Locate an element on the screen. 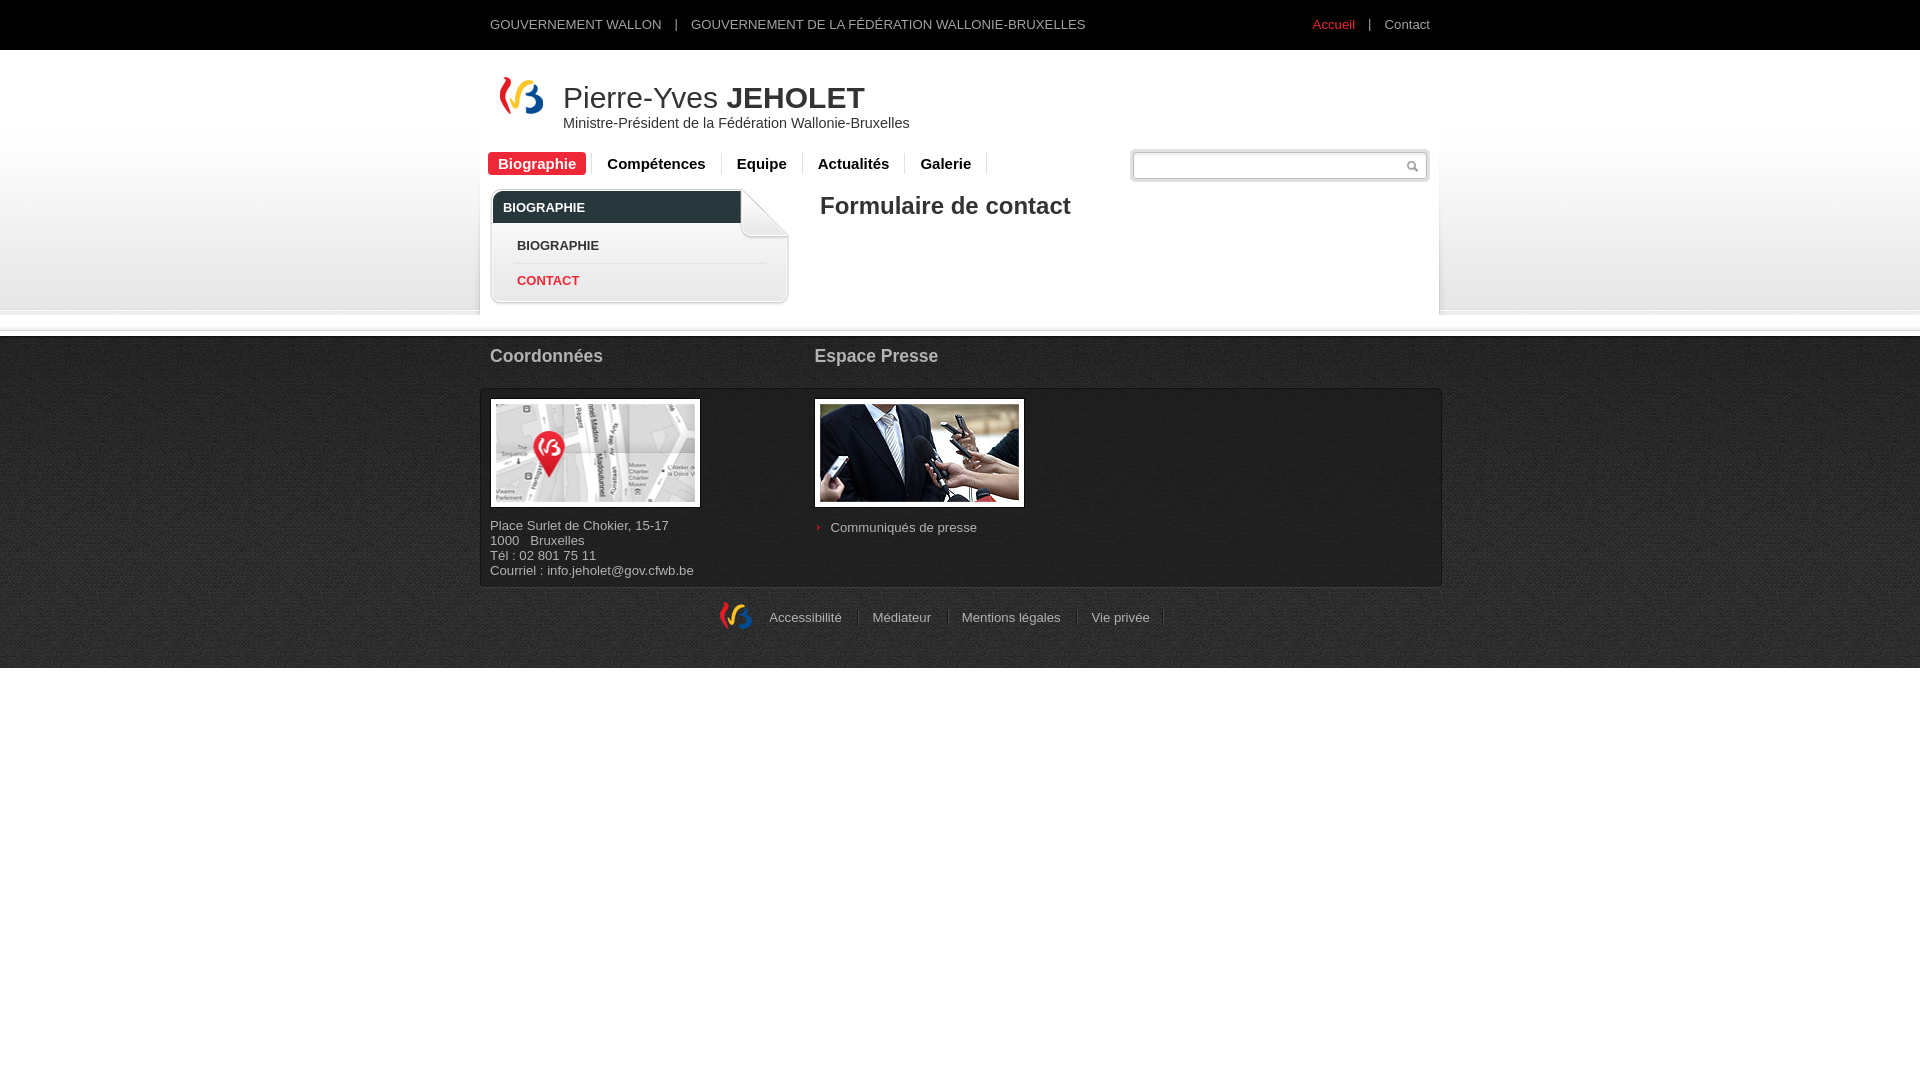 The width and height of the screenshot is (1920, 1080). 'presse' is located at coordinates (918, 452).